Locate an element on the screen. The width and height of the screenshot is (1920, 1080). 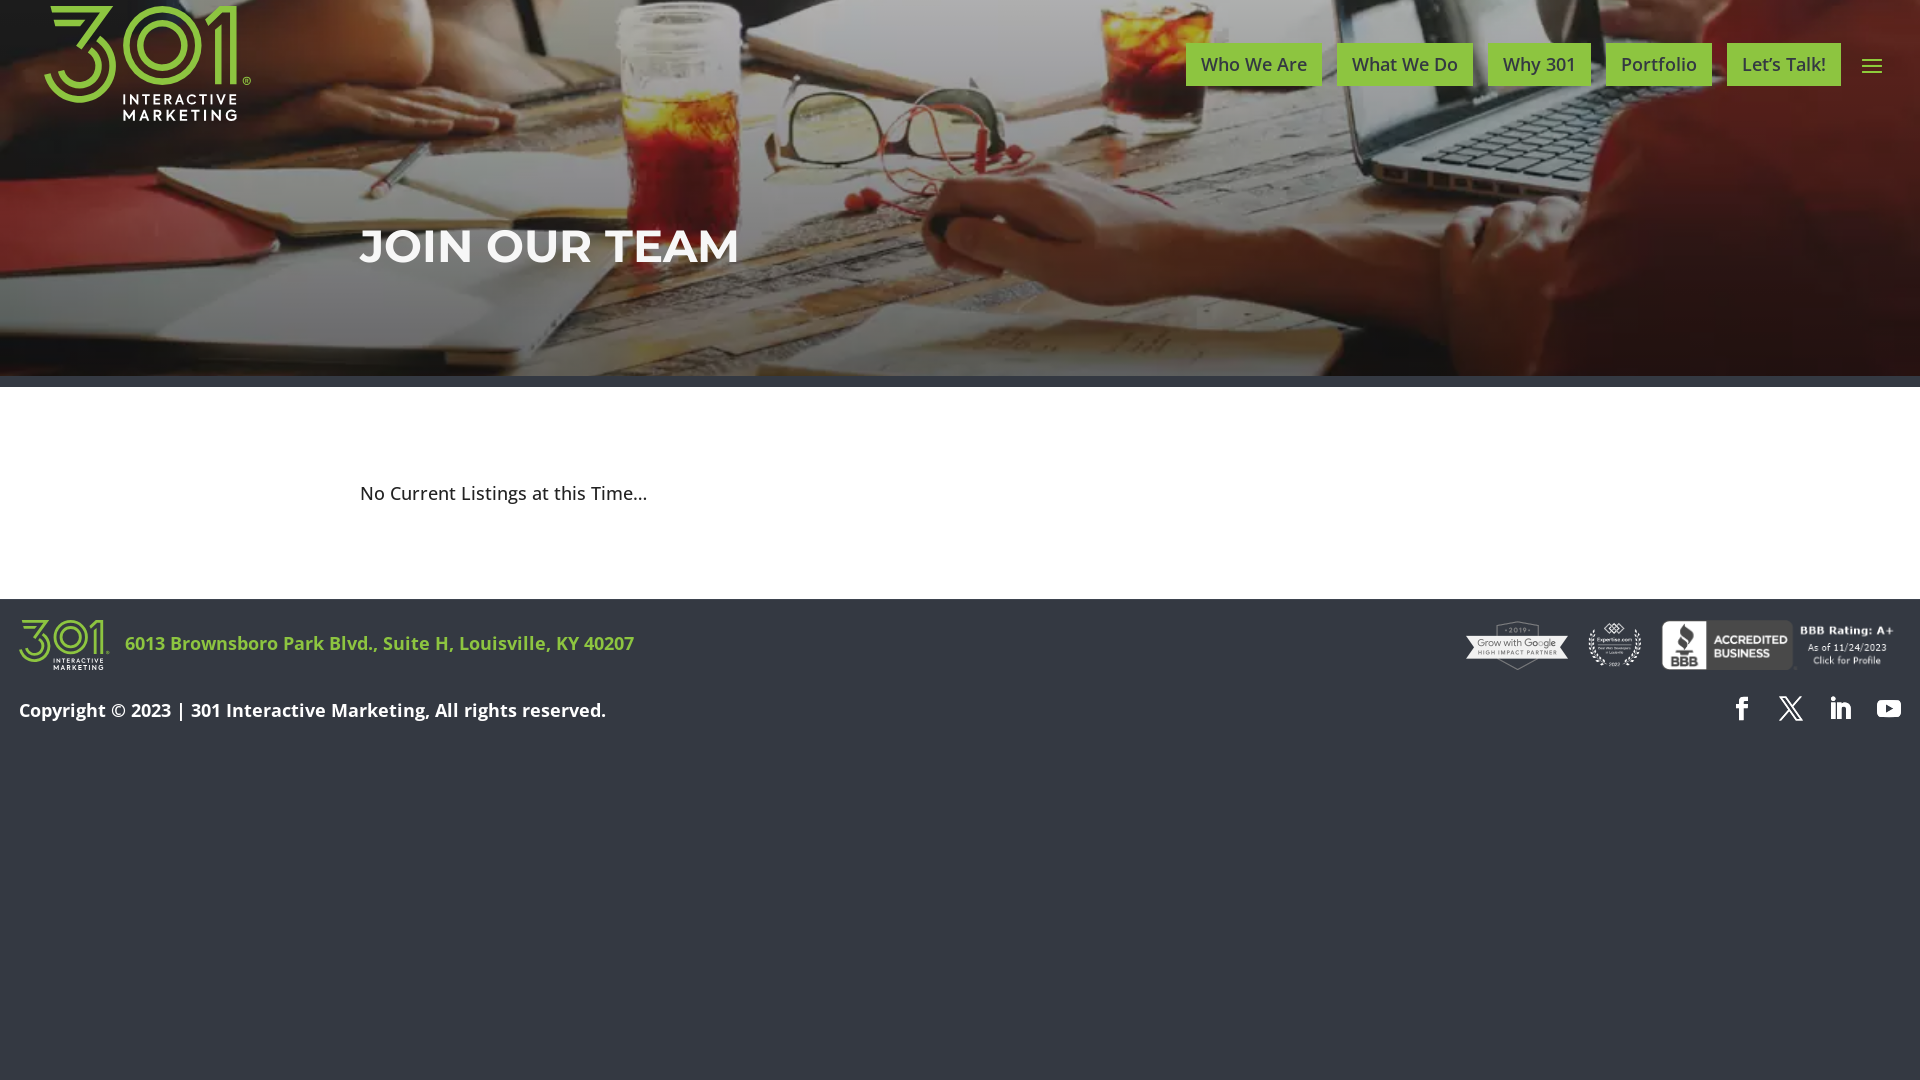
'Portfolio' is located at coordinates (1659, 63).